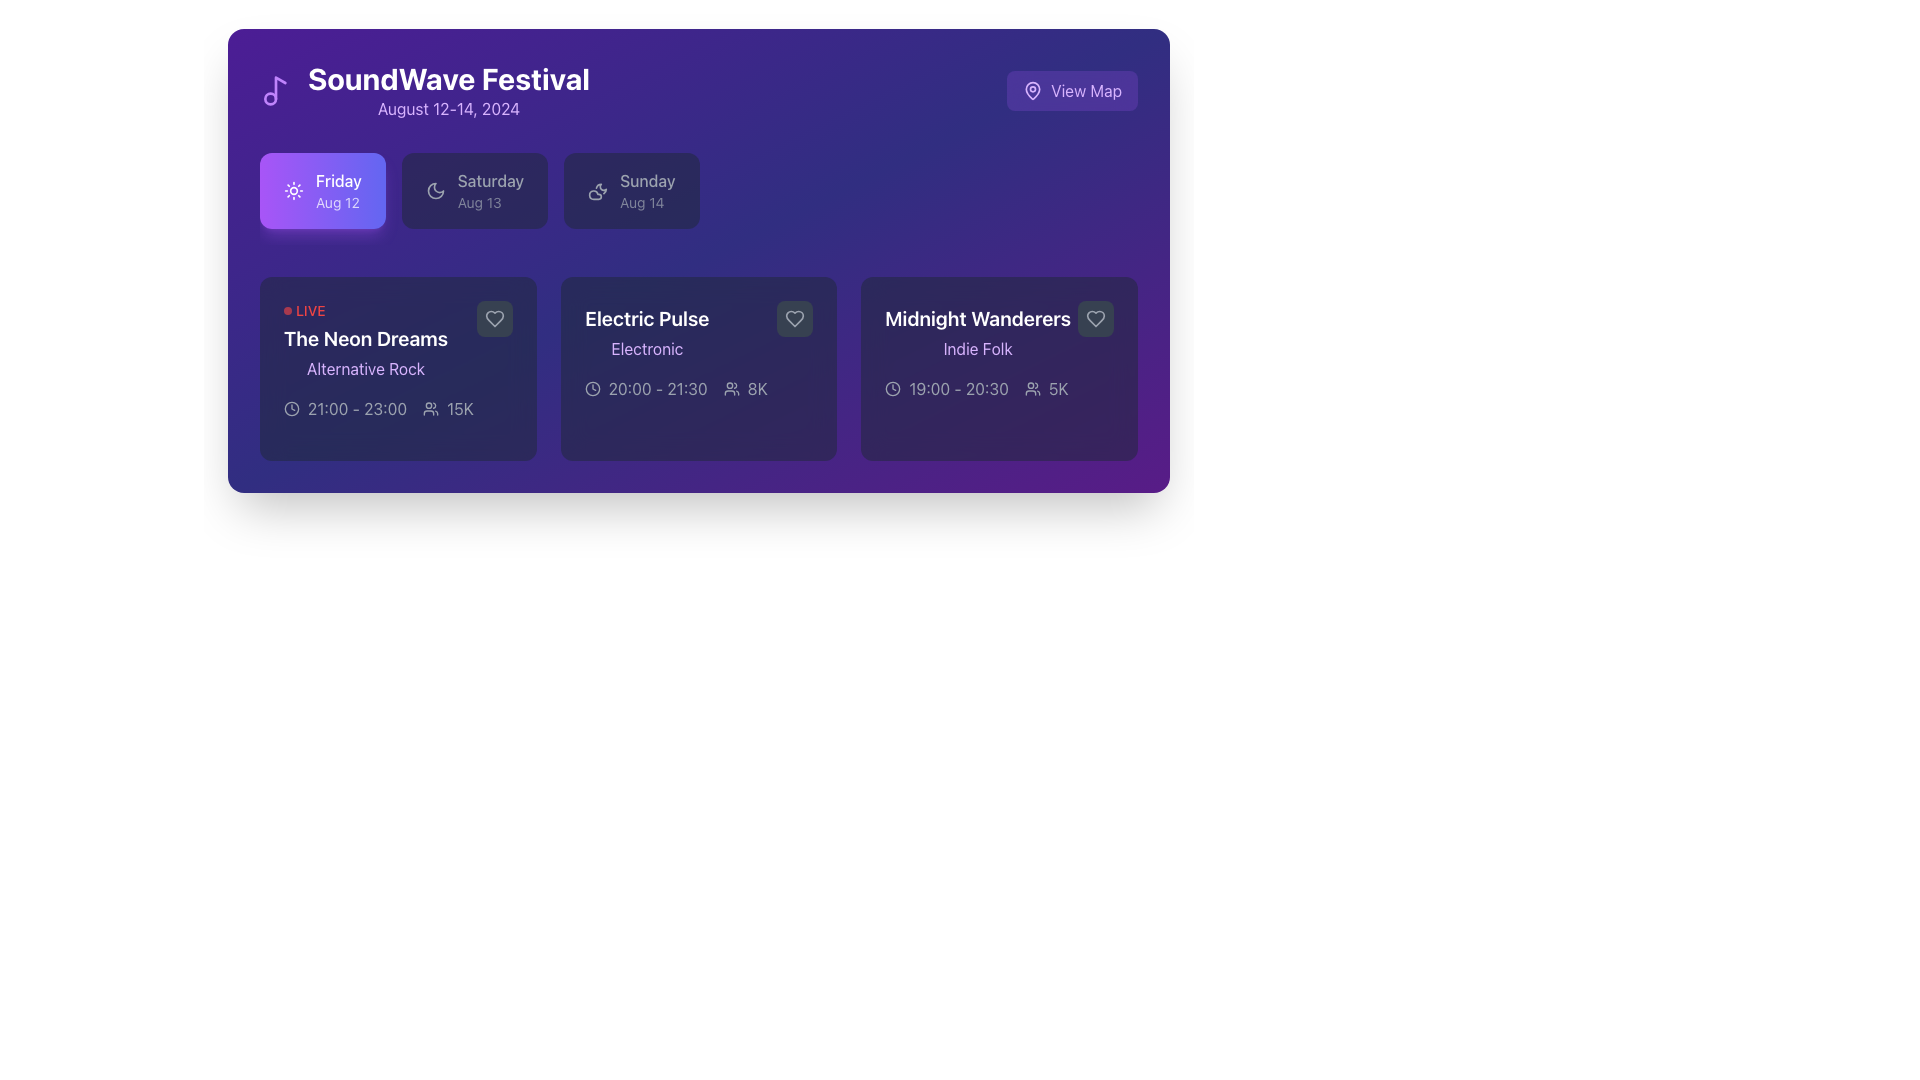  What do you see at coordinates (646, 347) in the screenshot?
I see `the text label displaying 'Electronic' in light purple color located beneath the 'Electric Pulse' header in the middle card of the layout` at bounding box center [646, 347].